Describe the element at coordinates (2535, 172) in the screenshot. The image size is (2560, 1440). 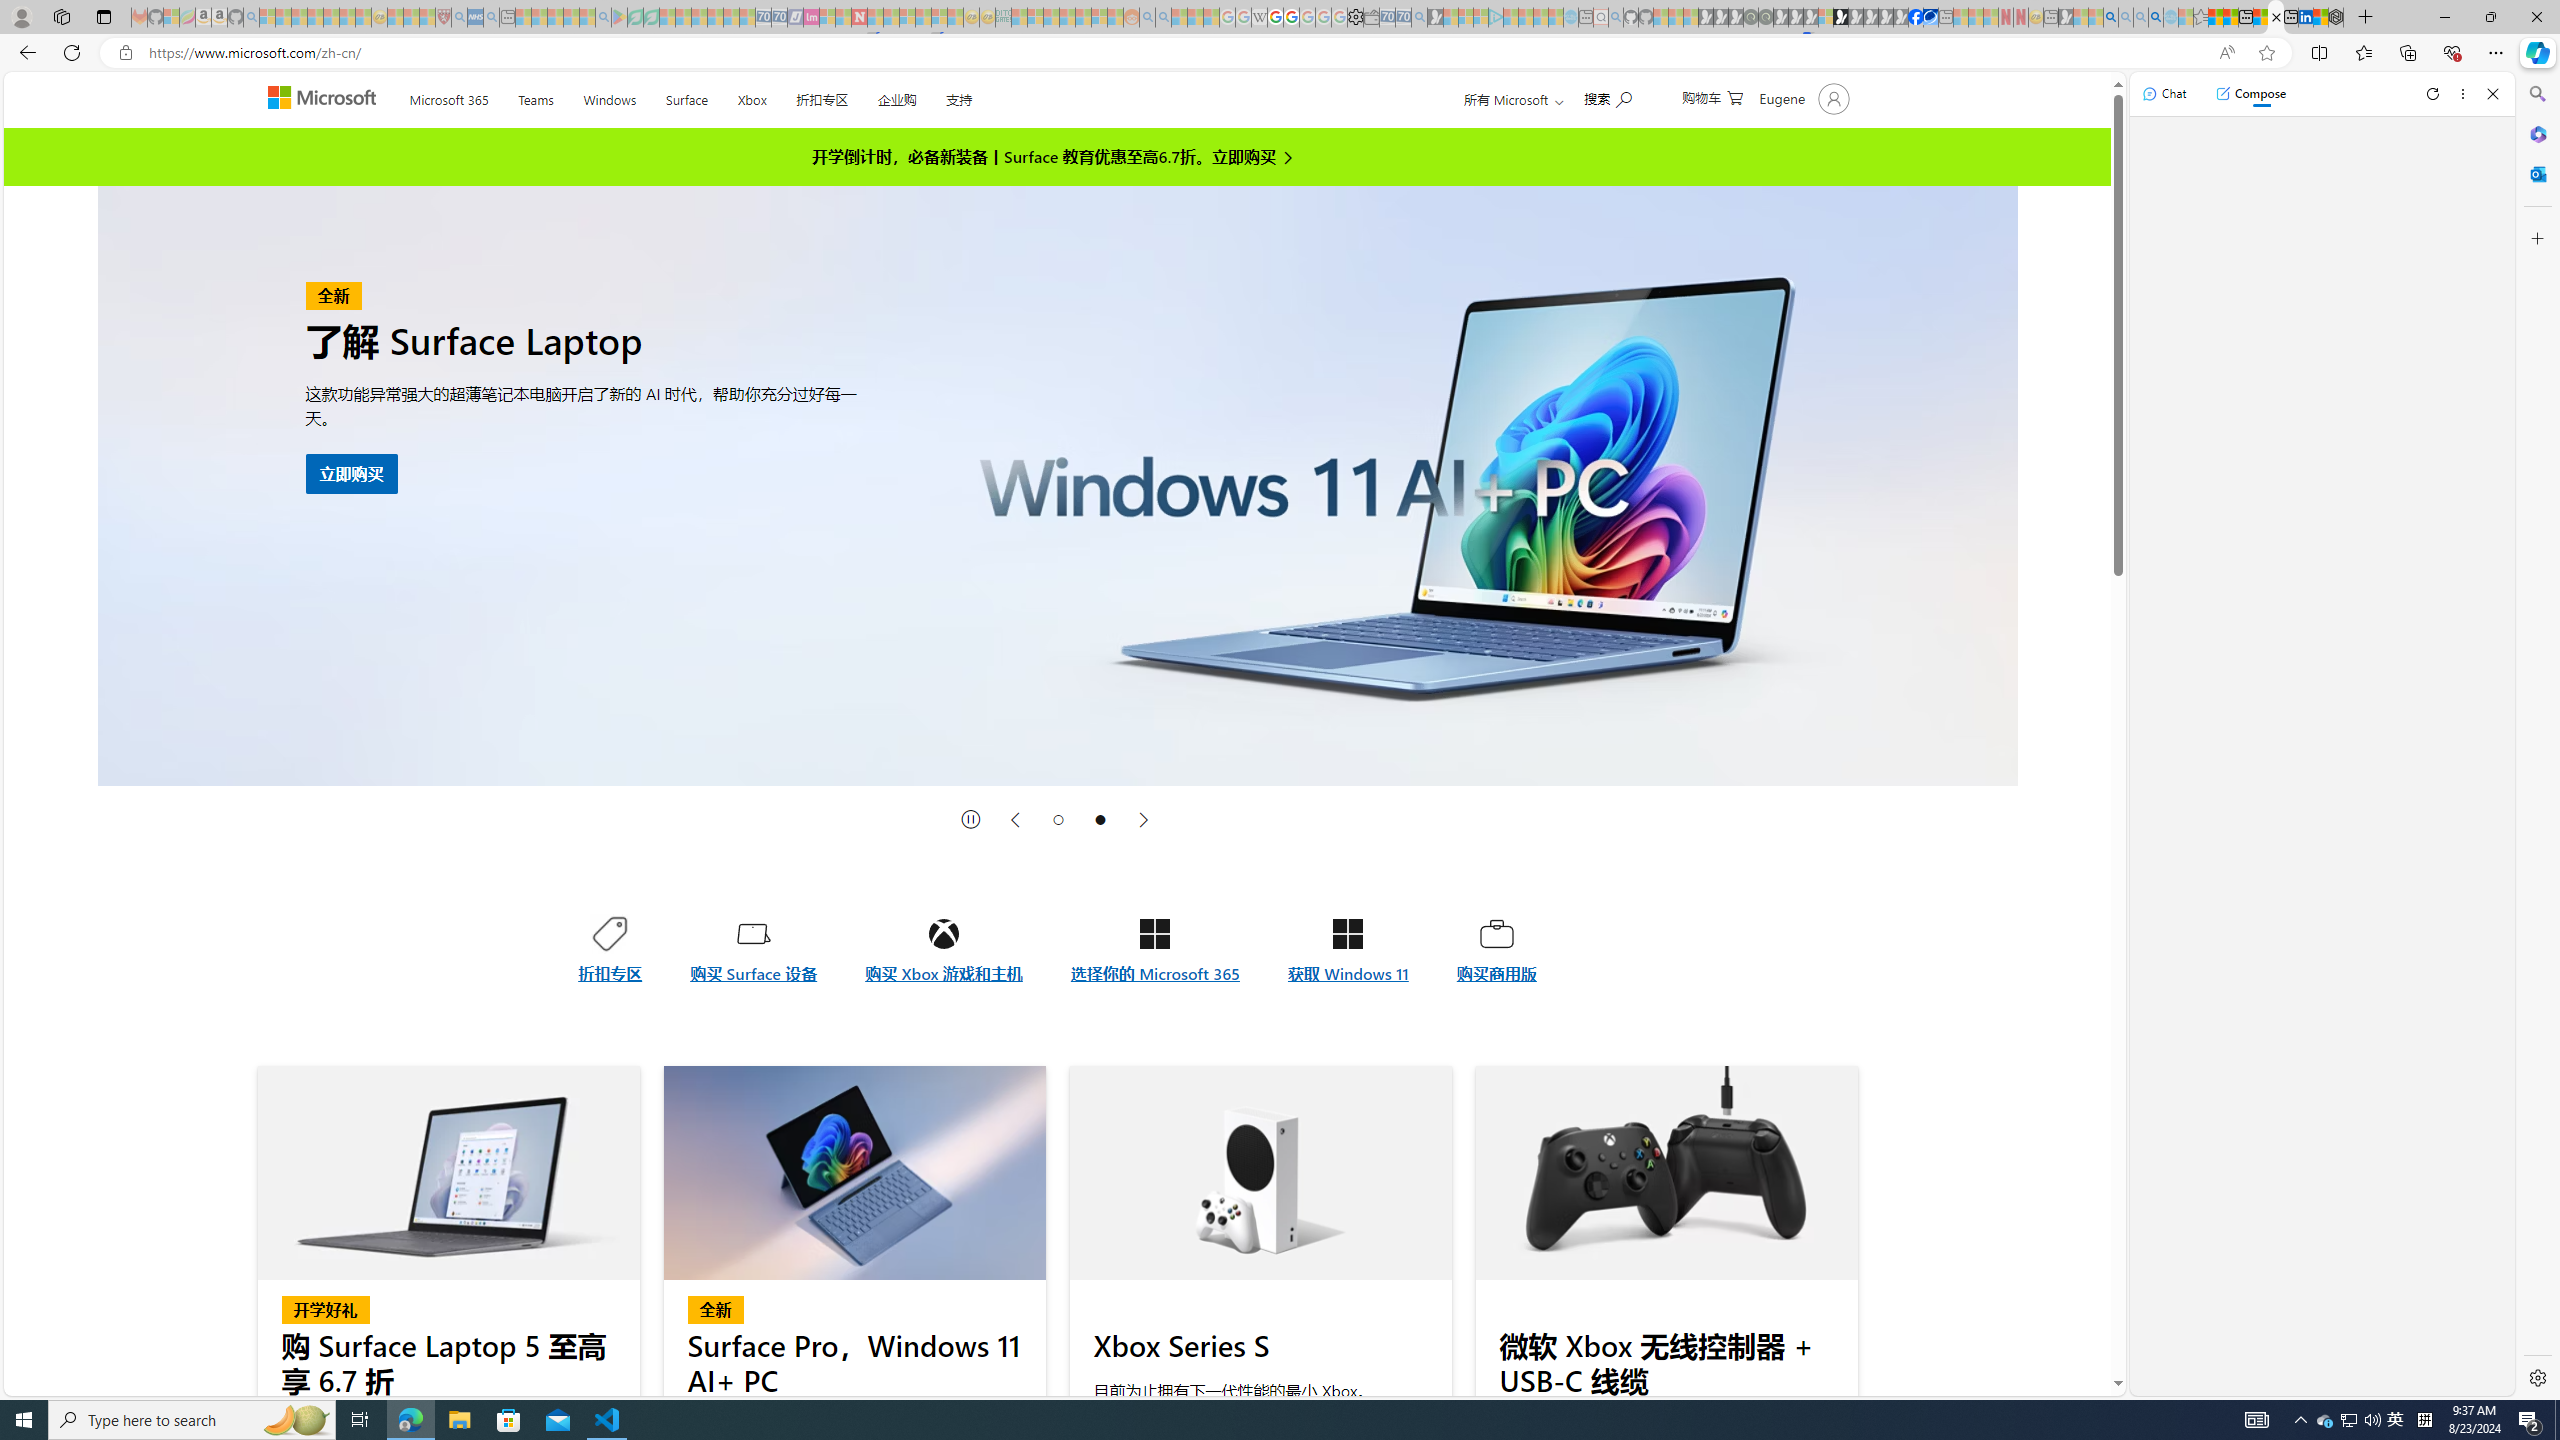
I see `'Close Outlook pane'` at that location.